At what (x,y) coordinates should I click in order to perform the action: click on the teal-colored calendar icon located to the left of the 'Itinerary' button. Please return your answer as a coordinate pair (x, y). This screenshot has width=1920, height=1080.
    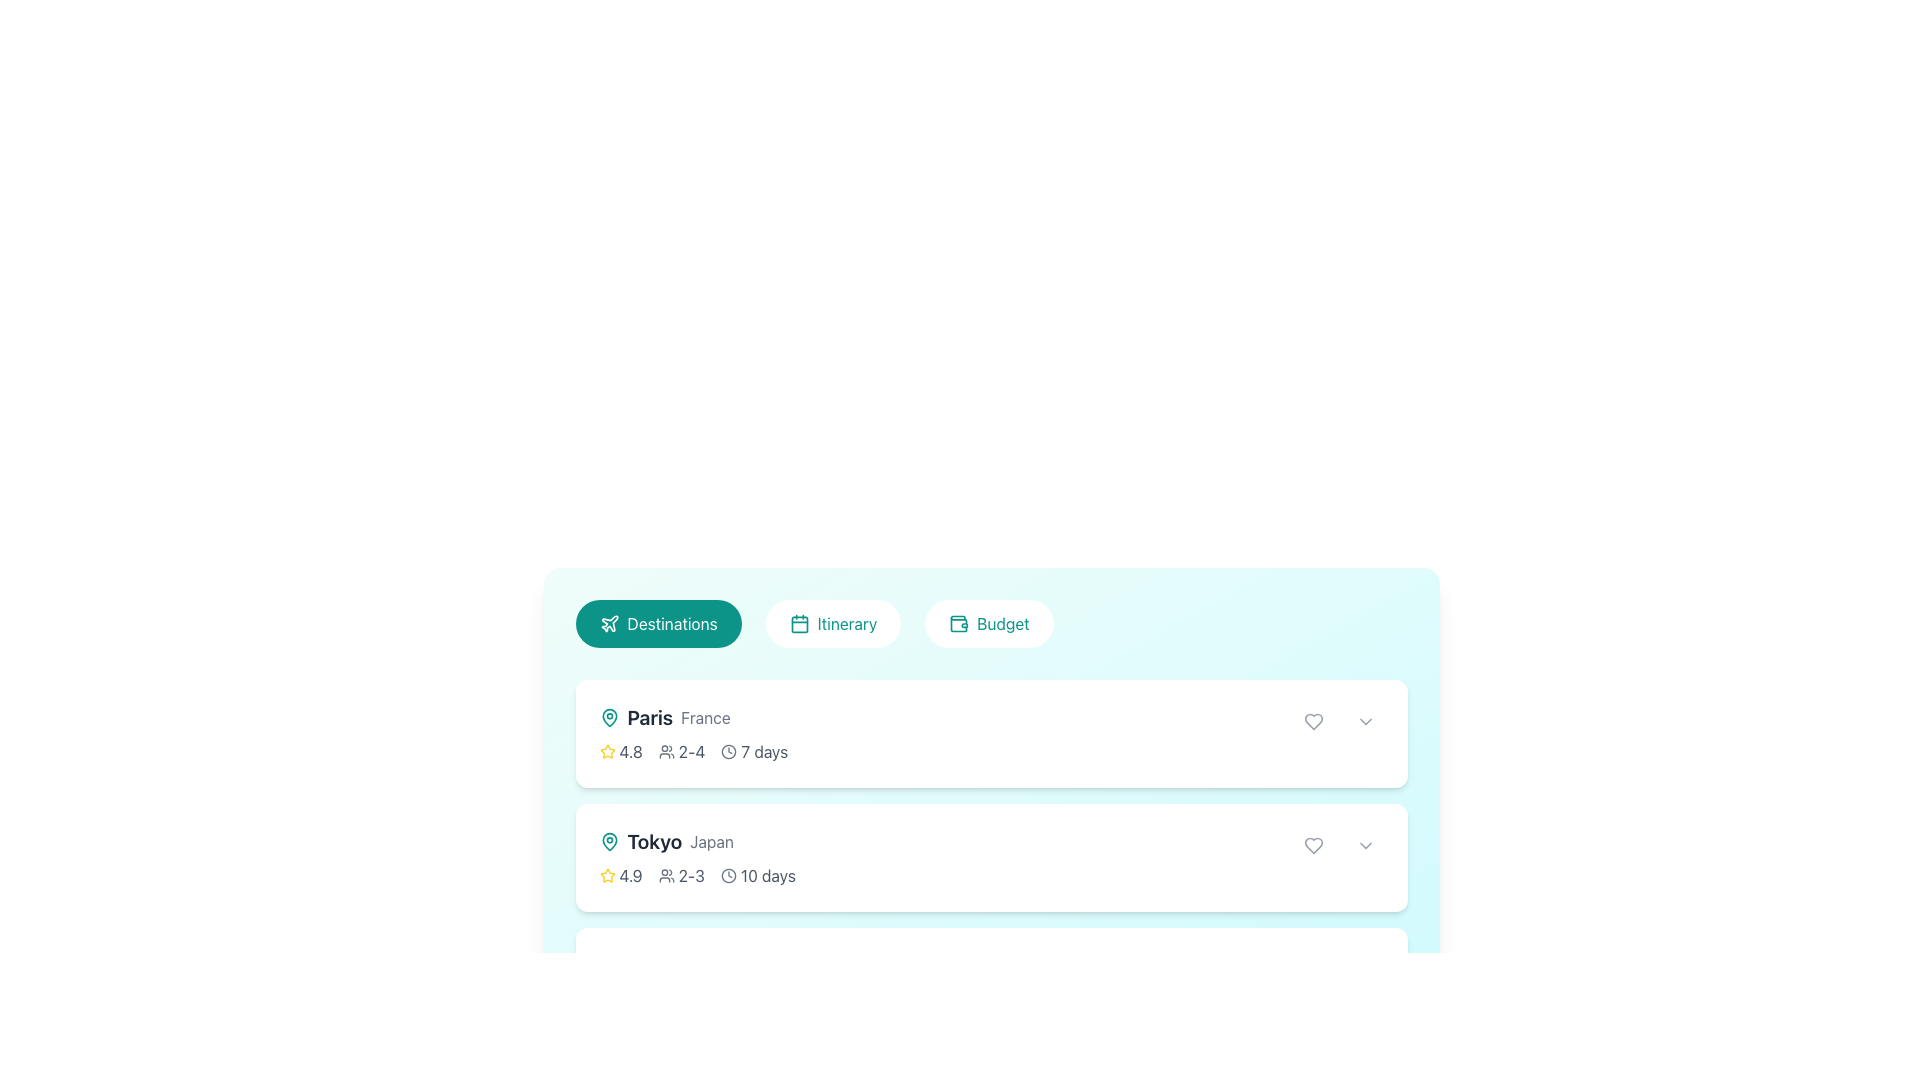
    Looking at the image, I should click on (798, 623).